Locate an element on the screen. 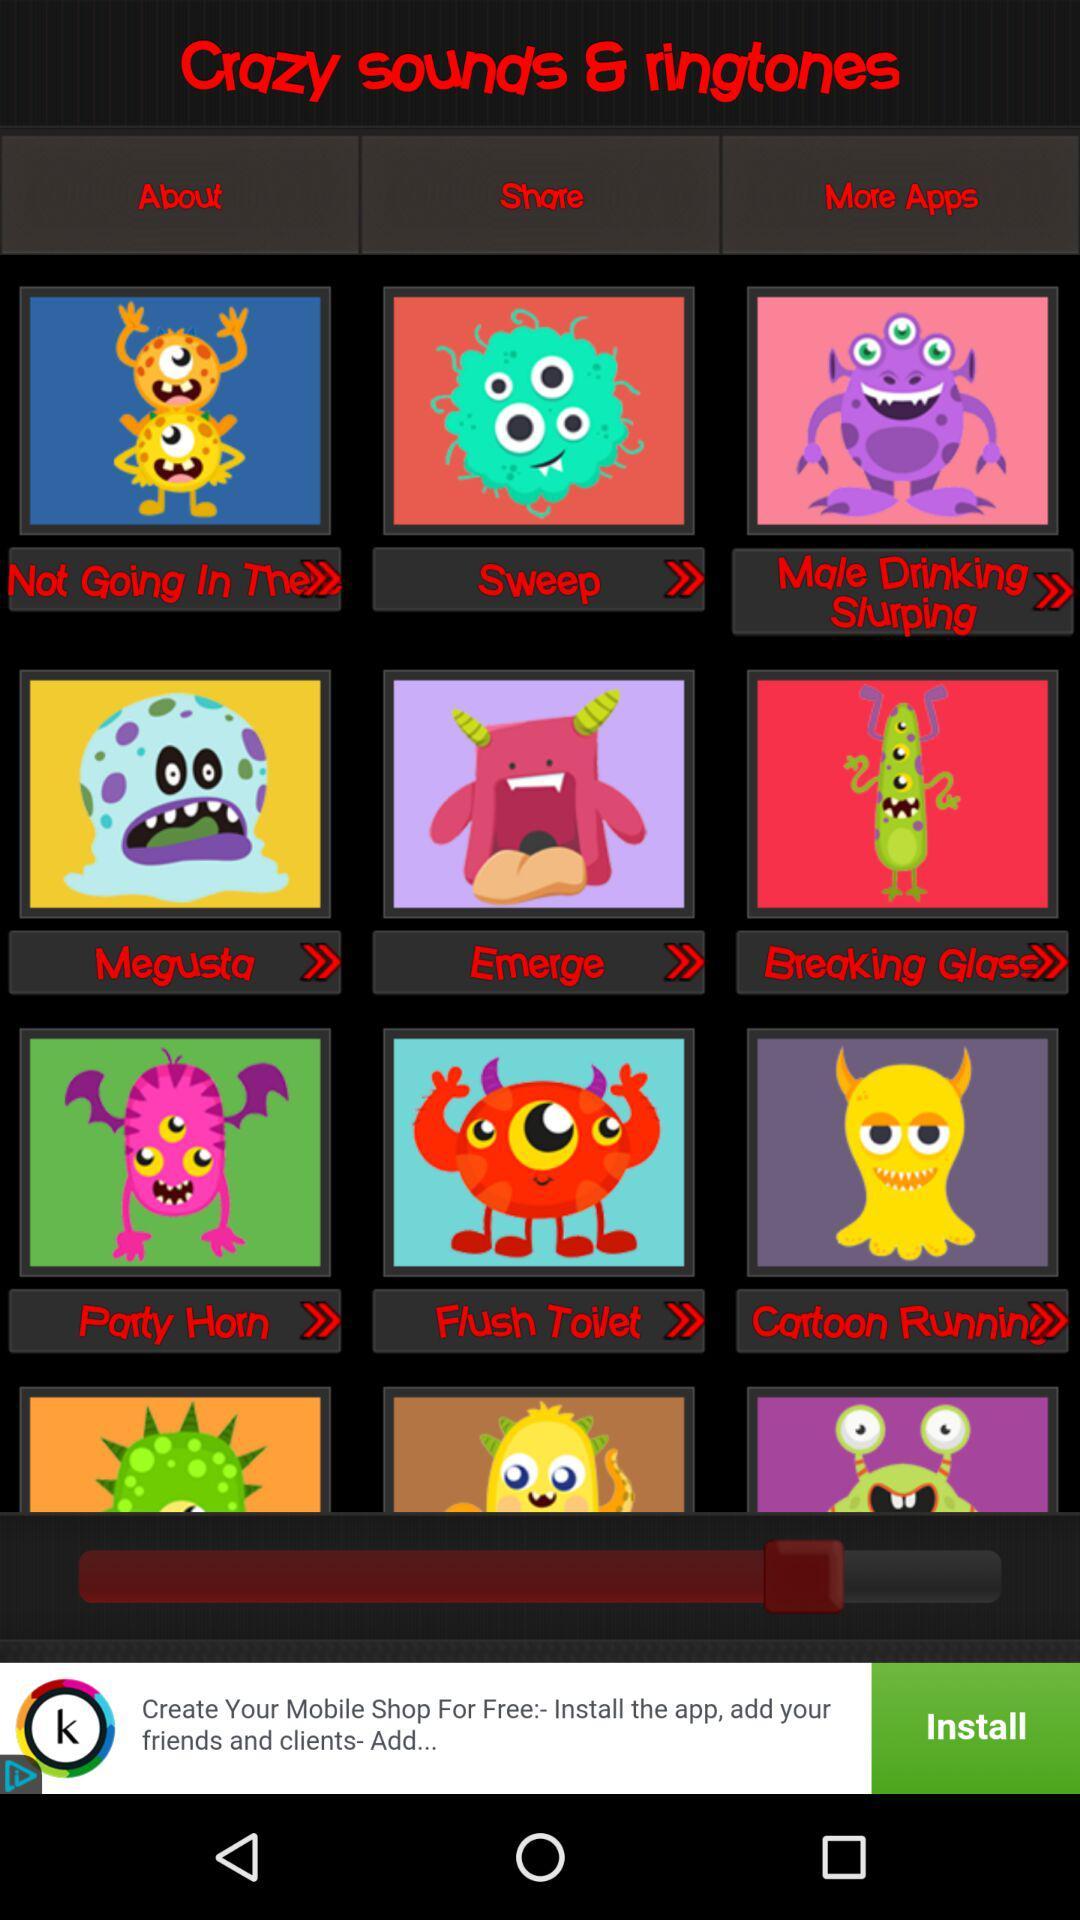 This screenshot has height=1920, width=1080. go forword is located at coordinates (318, 961).